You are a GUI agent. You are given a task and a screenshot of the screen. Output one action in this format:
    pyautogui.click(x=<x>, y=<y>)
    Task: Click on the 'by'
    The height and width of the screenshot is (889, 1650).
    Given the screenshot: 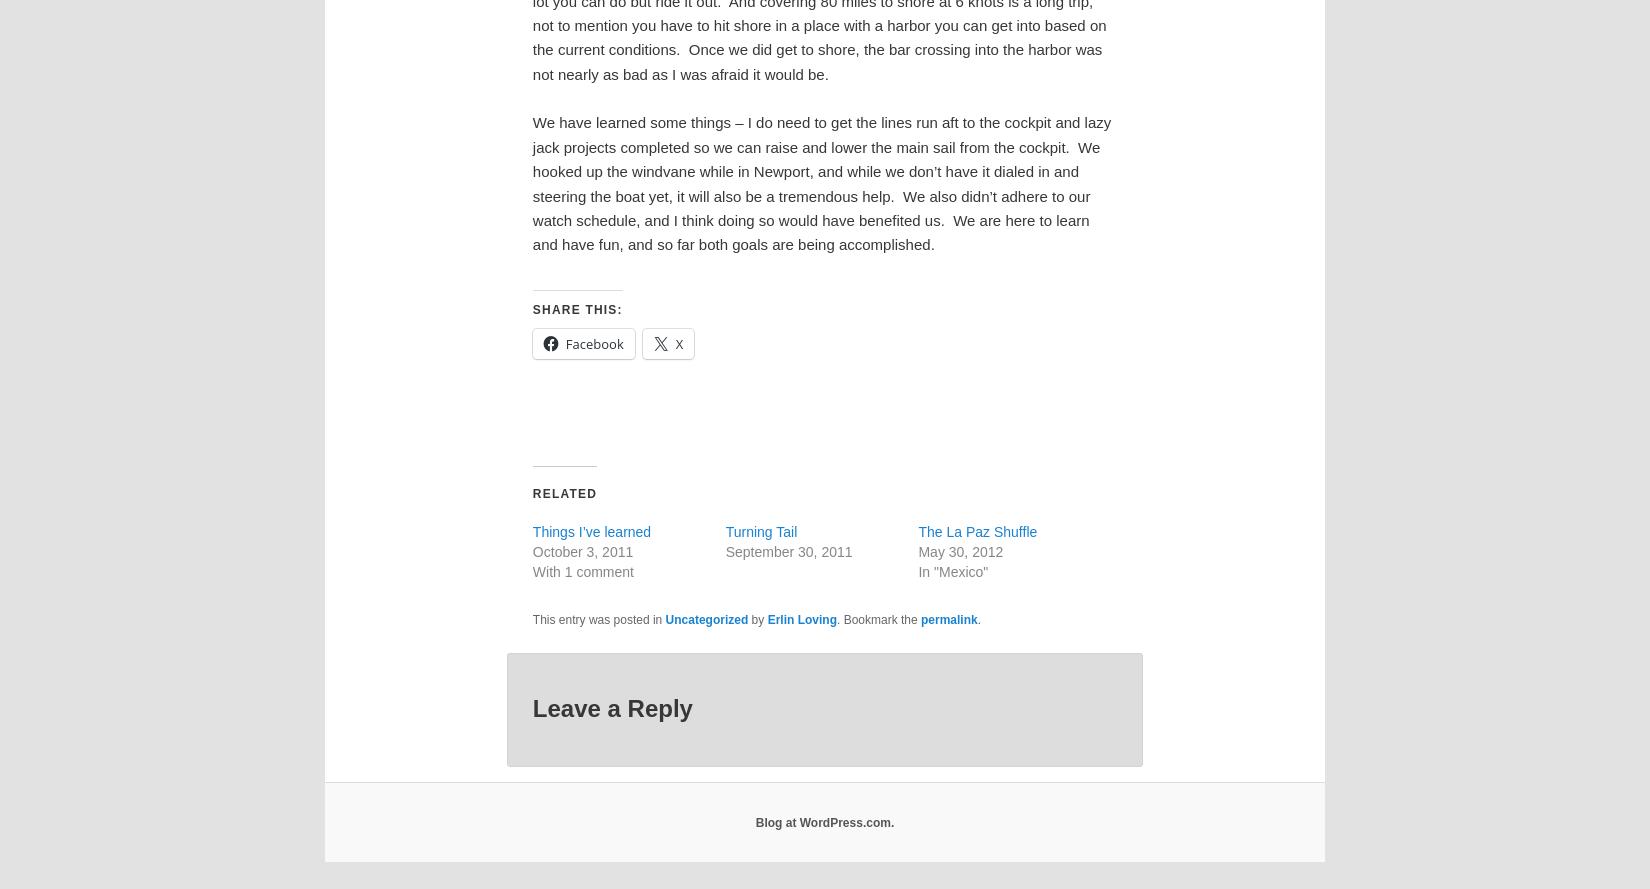 What is the action you would take?
    pyautogui.click(x=756, y=618)
    